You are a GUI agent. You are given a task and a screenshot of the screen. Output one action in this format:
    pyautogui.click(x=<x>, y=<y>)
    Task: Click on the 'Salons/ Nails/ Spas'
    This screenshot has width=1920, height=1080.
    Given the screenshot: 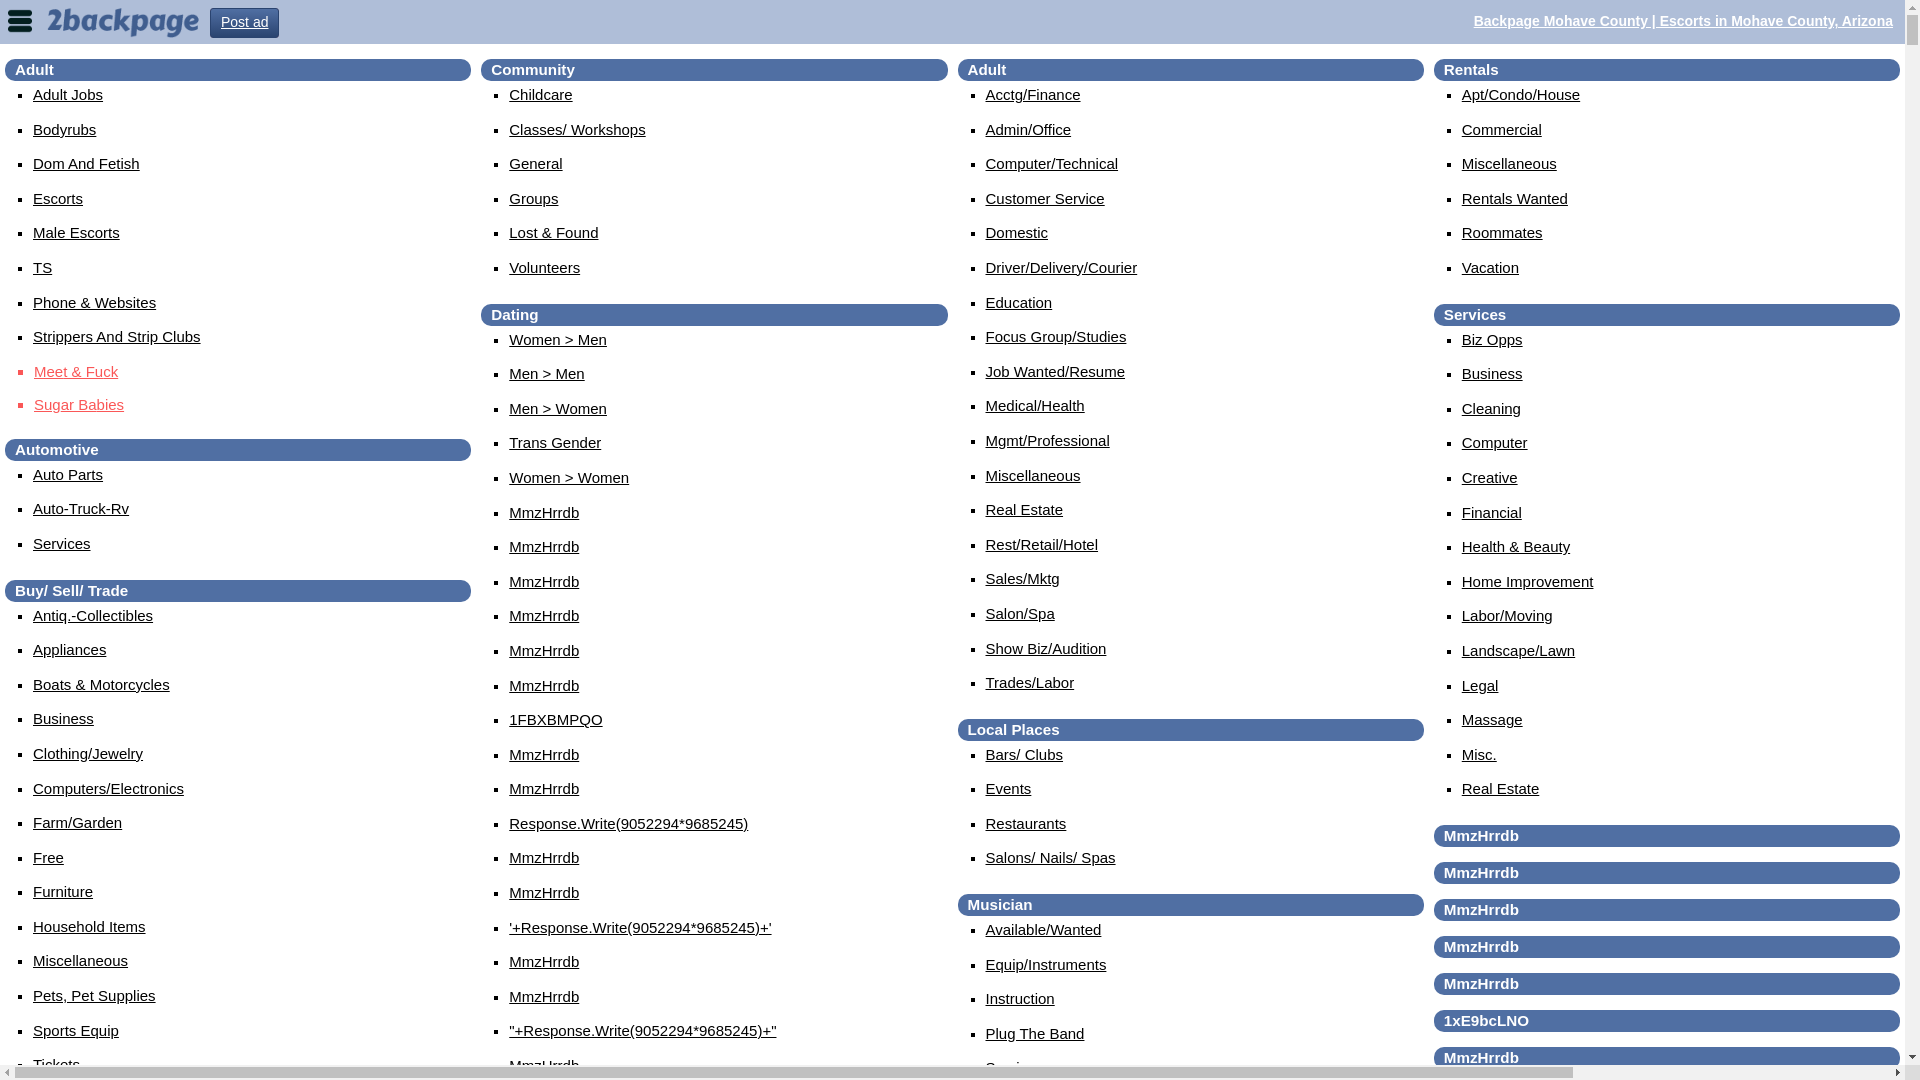 What is the action you would take?
    pyautogui.click(x=1050, y=856)
    